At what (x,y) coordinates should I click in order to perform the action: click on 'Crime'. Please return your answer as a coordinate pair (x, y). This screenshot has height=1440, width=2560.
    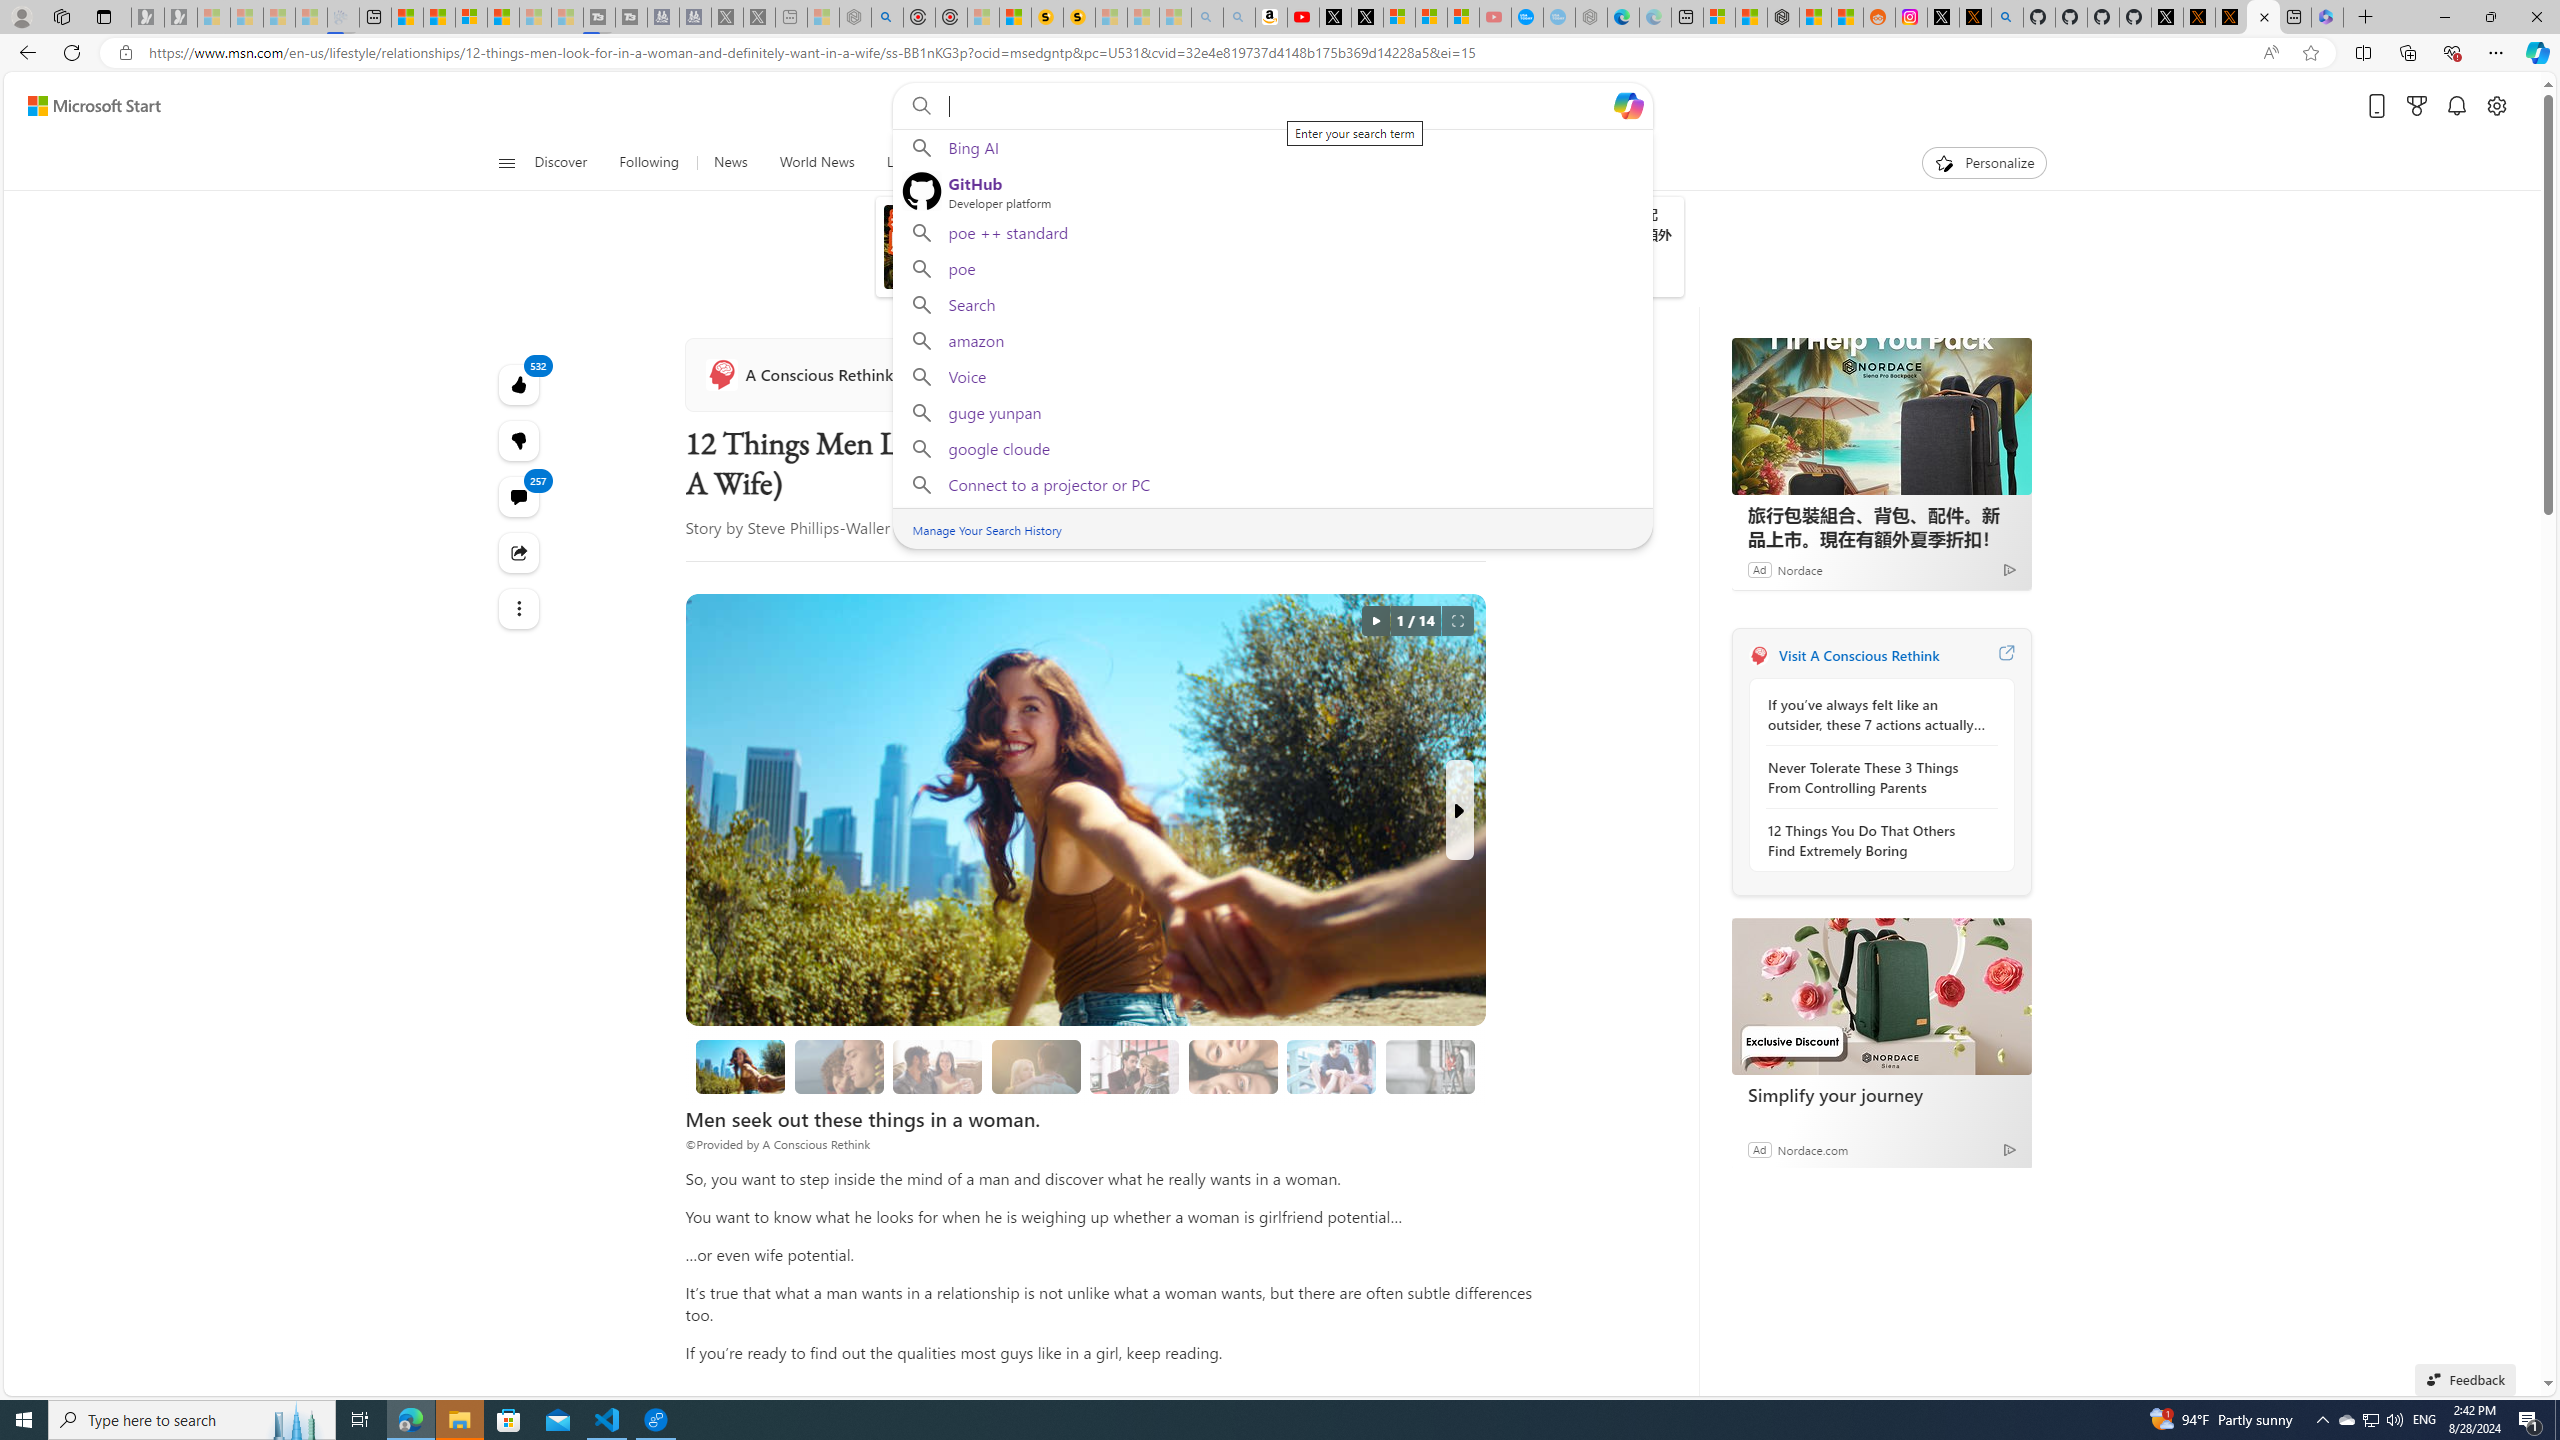
    Looking at the image, I should click on (1149, 162).